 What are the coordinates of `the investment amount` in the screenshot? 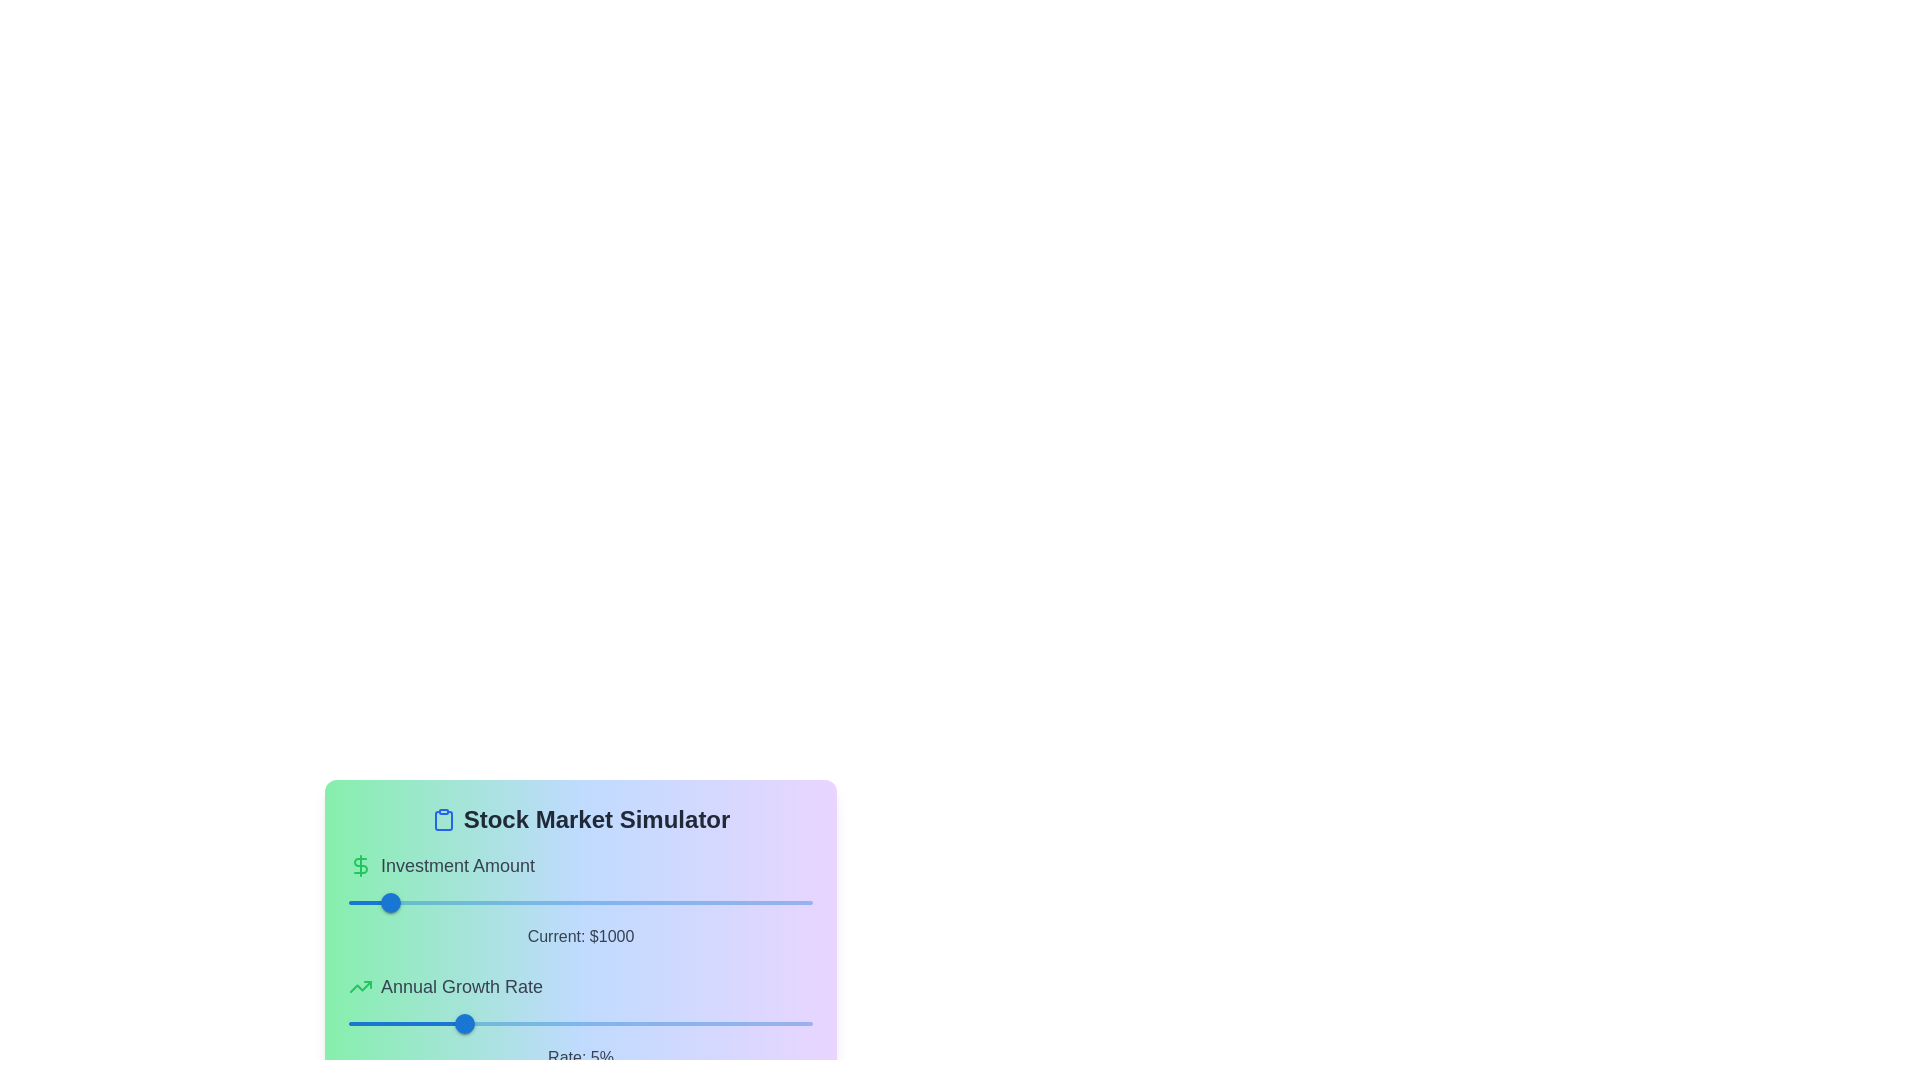 It's located at (687, 902).